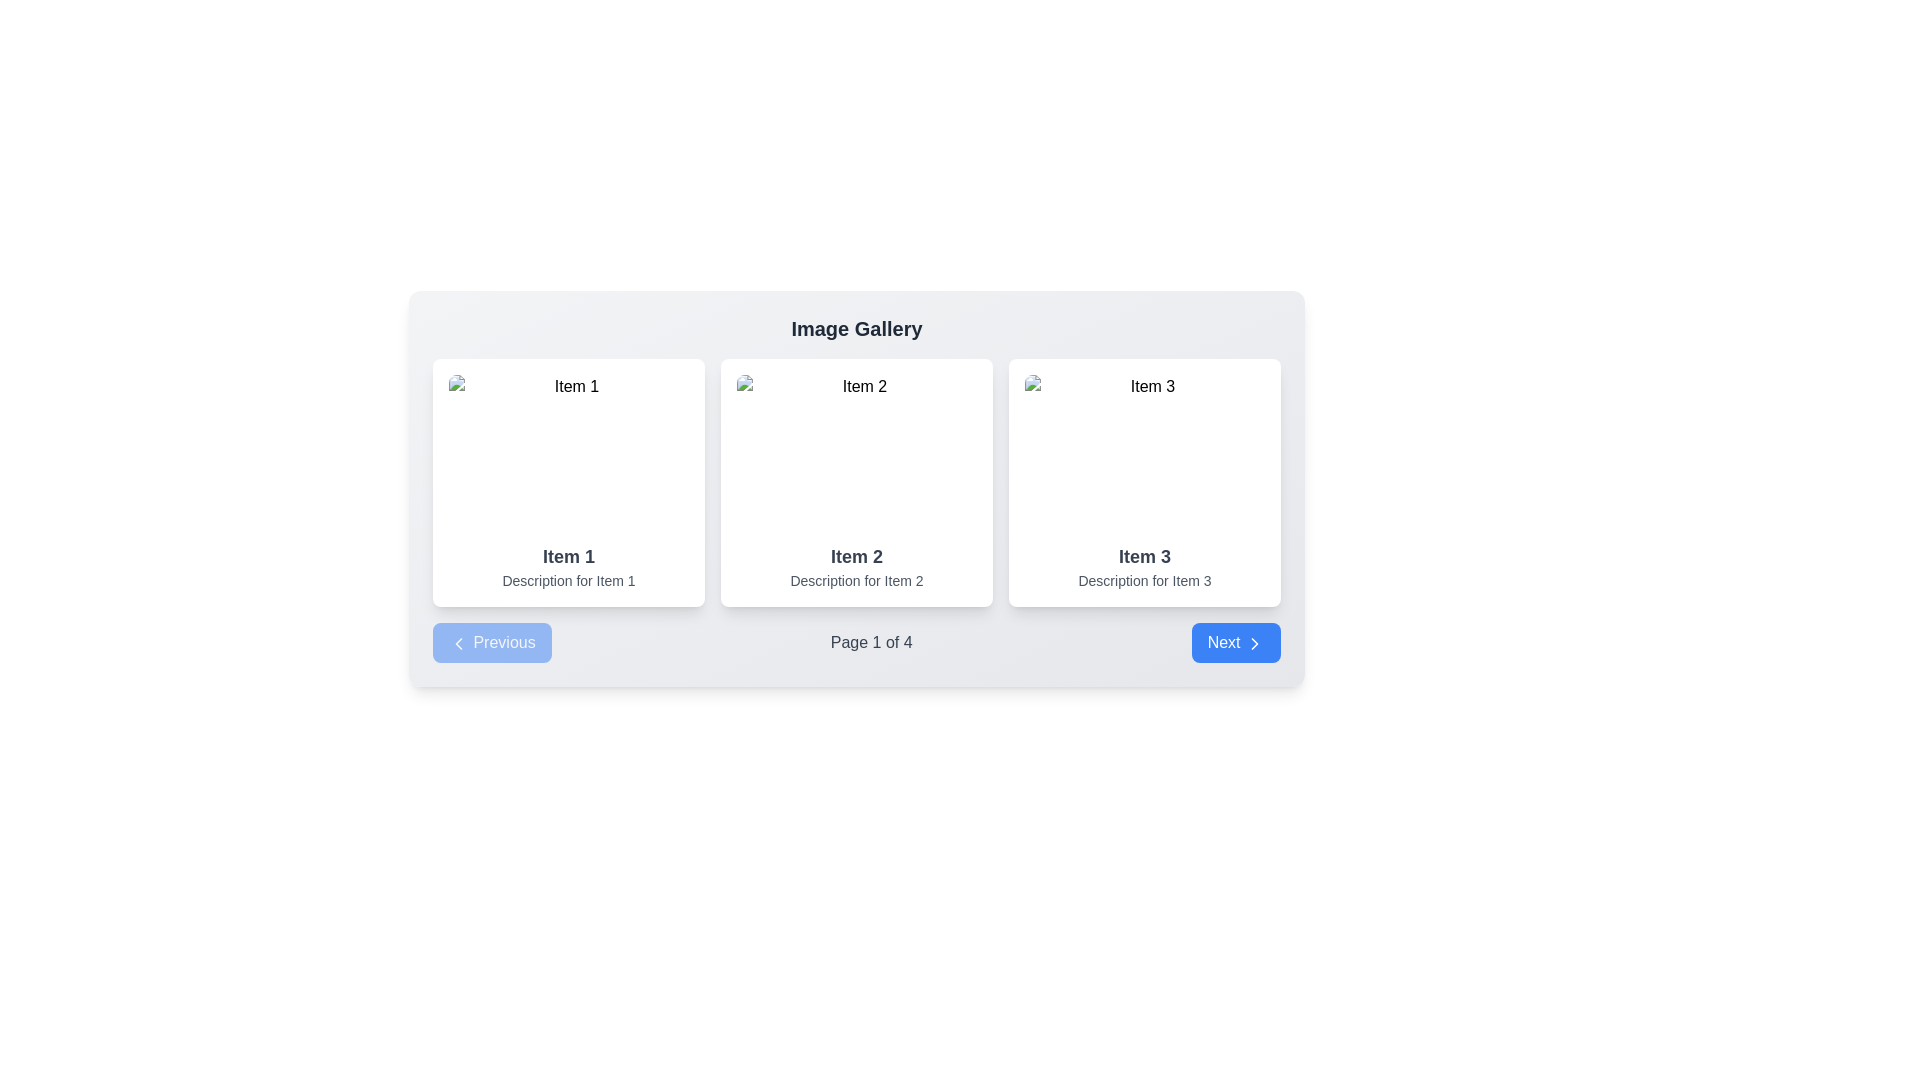 The image size is (1920, 1080). Describe the element at coordinates (1253, 643) in the screenshot. I see `the right-facing chevron arrow icon located on the blue 'Next' button` at that location.